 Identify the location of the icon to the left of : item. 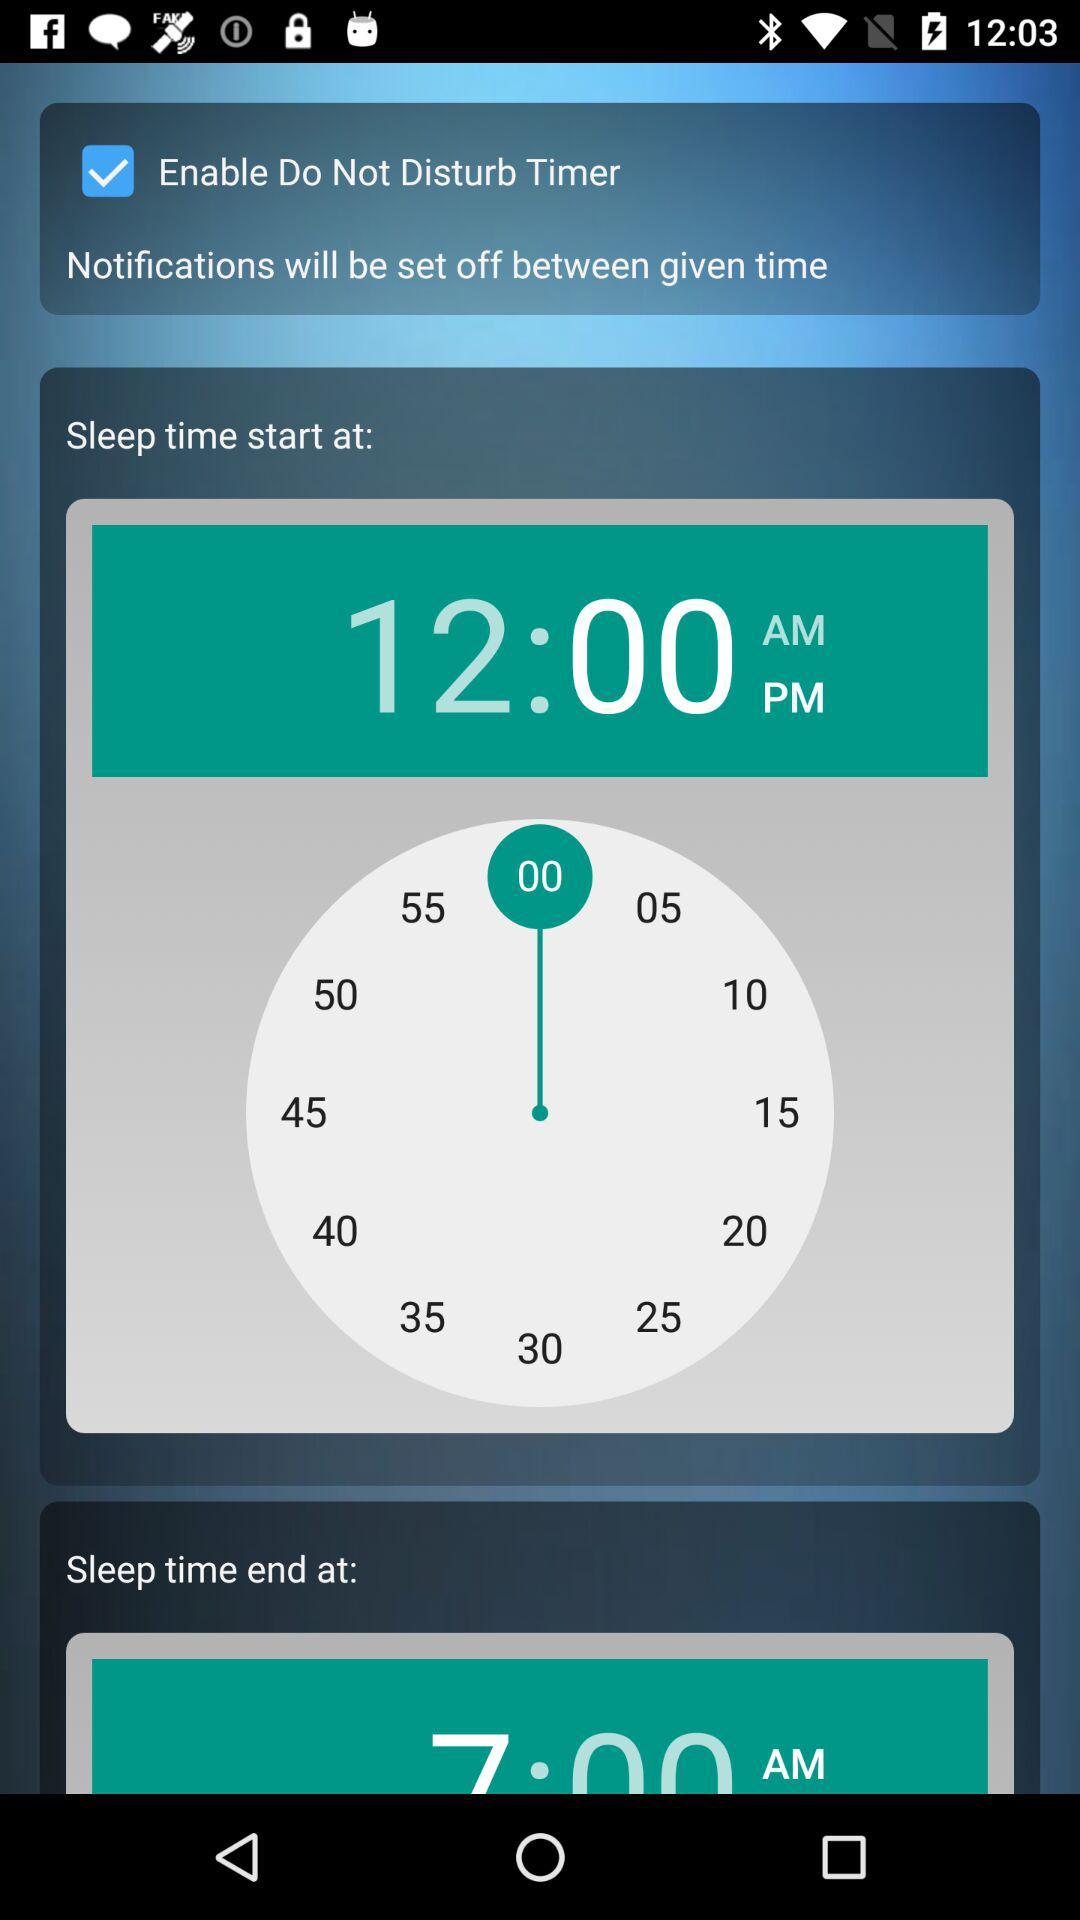
(425, 650).